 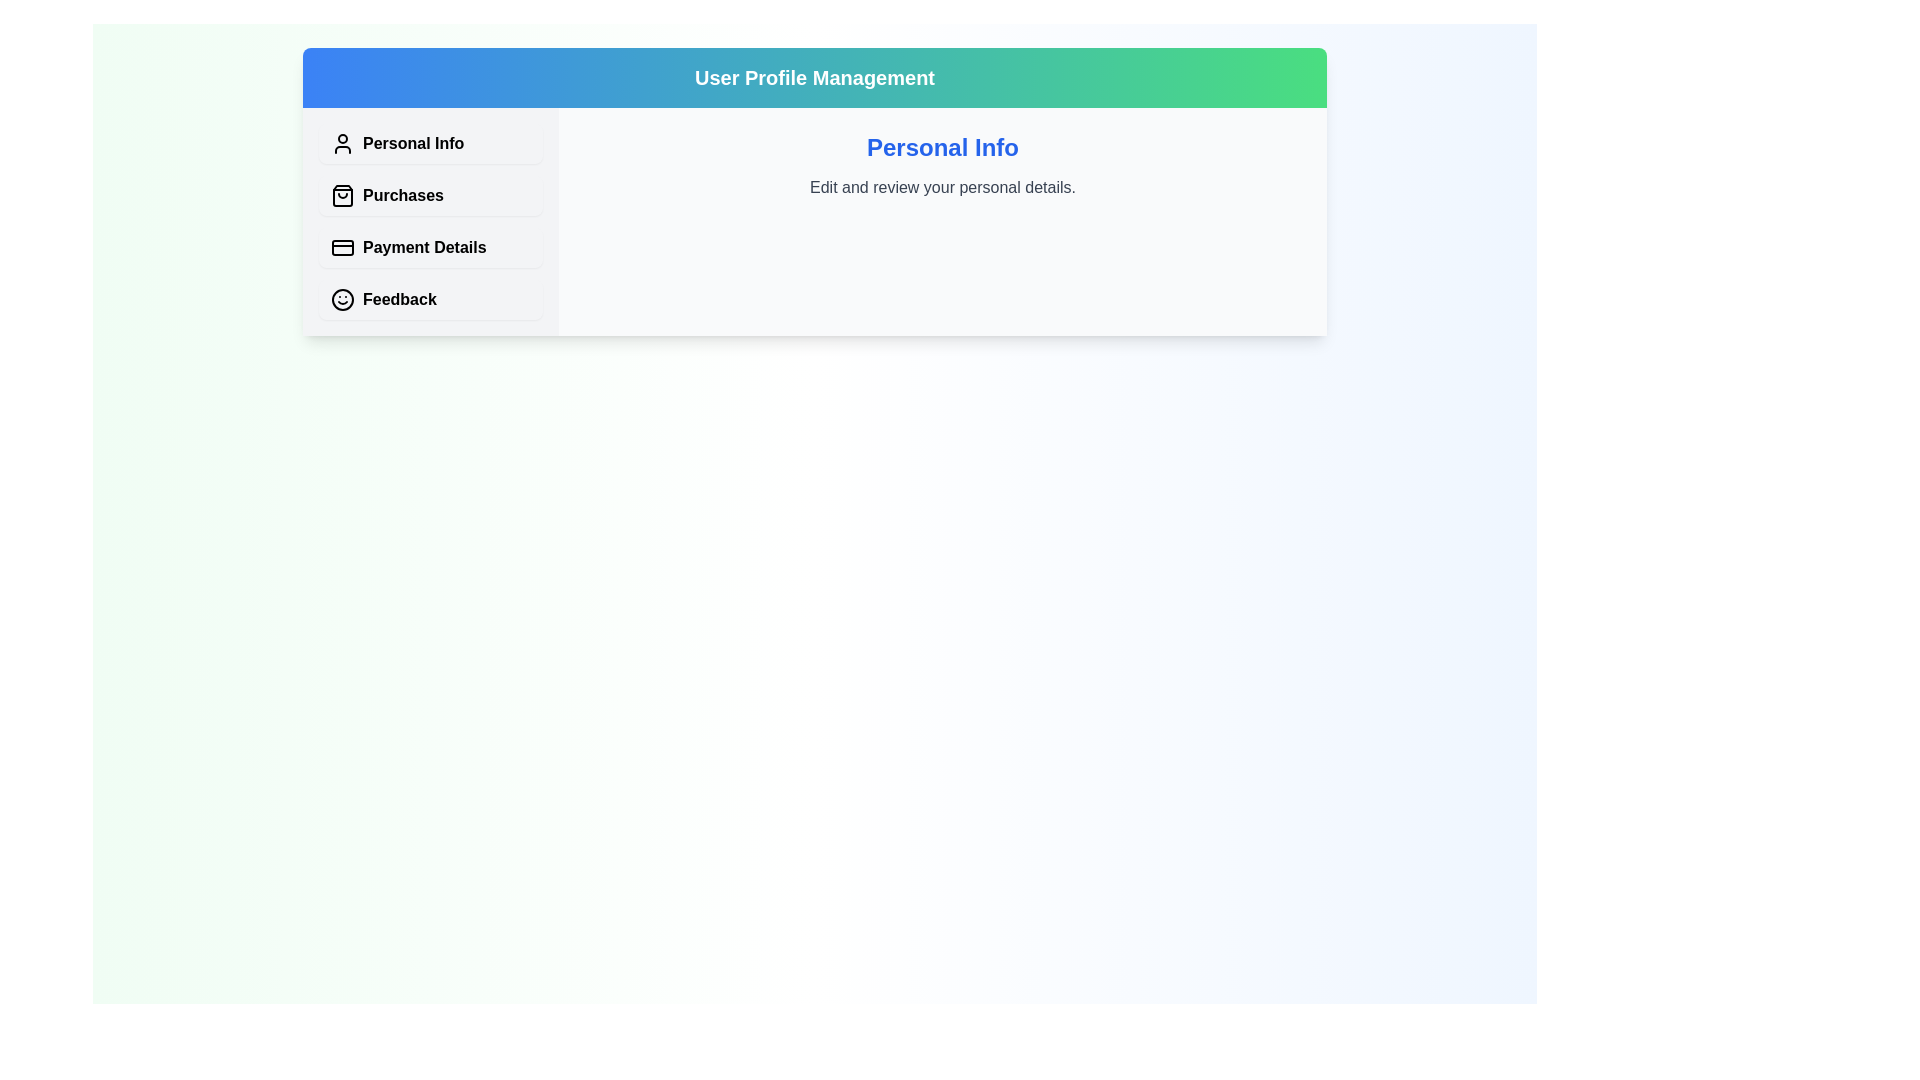 What do you see at coordinates (342, 246) in the screenshot?
I see `the icon for the Payment Details tab` at bounding box center [342, 246].